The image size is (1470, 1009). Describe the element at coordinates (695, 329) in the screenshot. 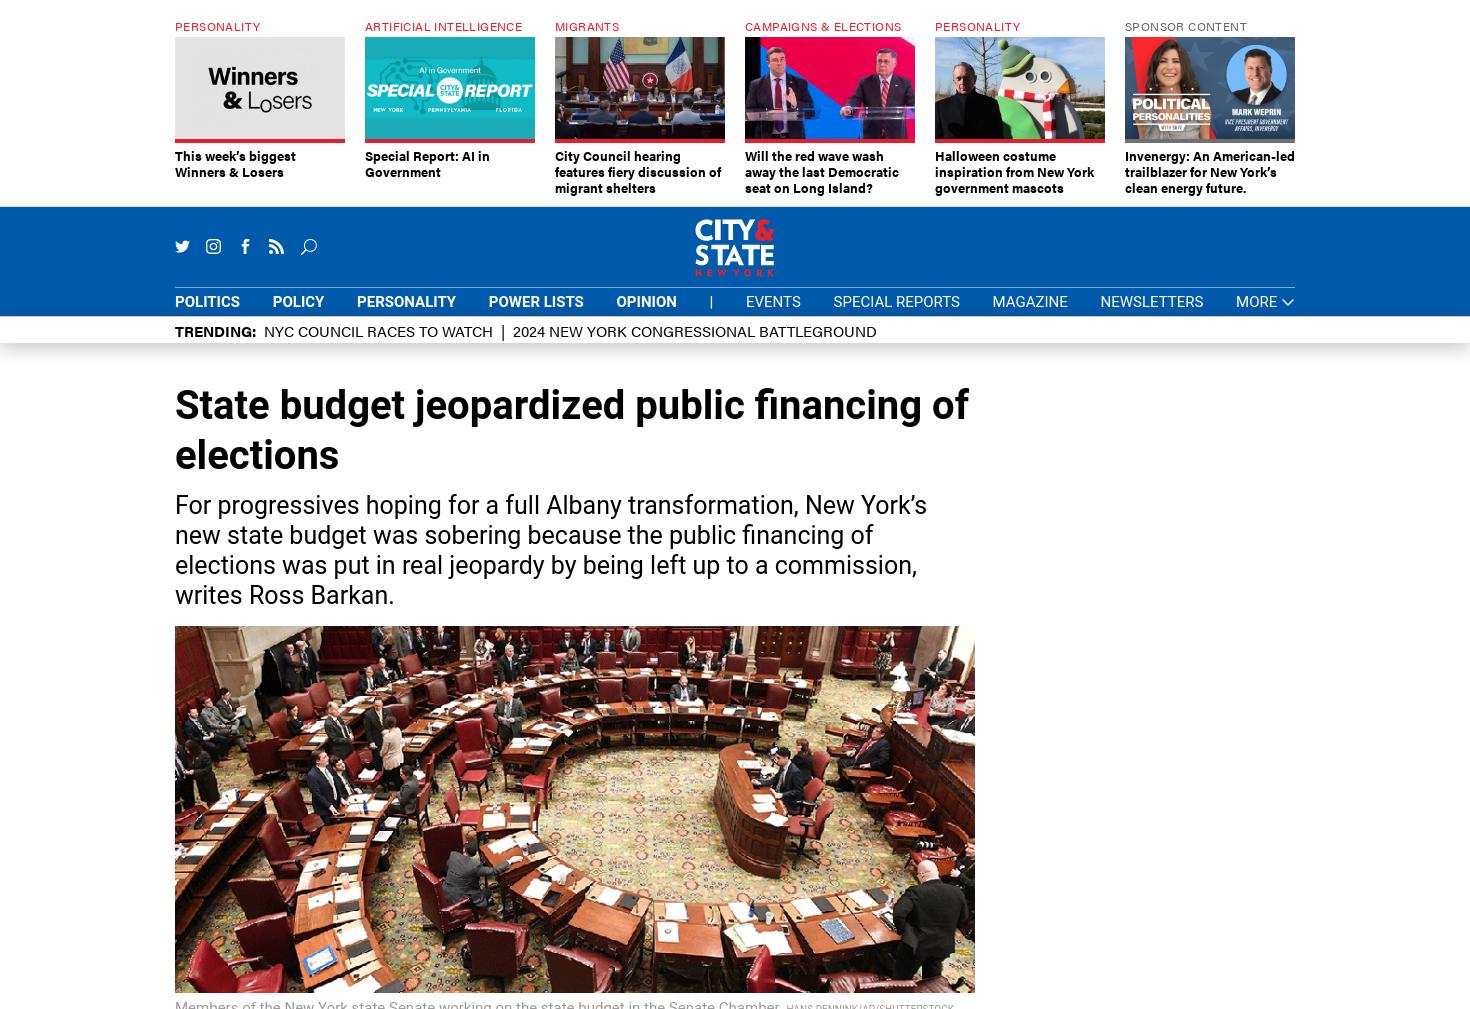

I see `'2024 New York congressional battleground'` at that location.